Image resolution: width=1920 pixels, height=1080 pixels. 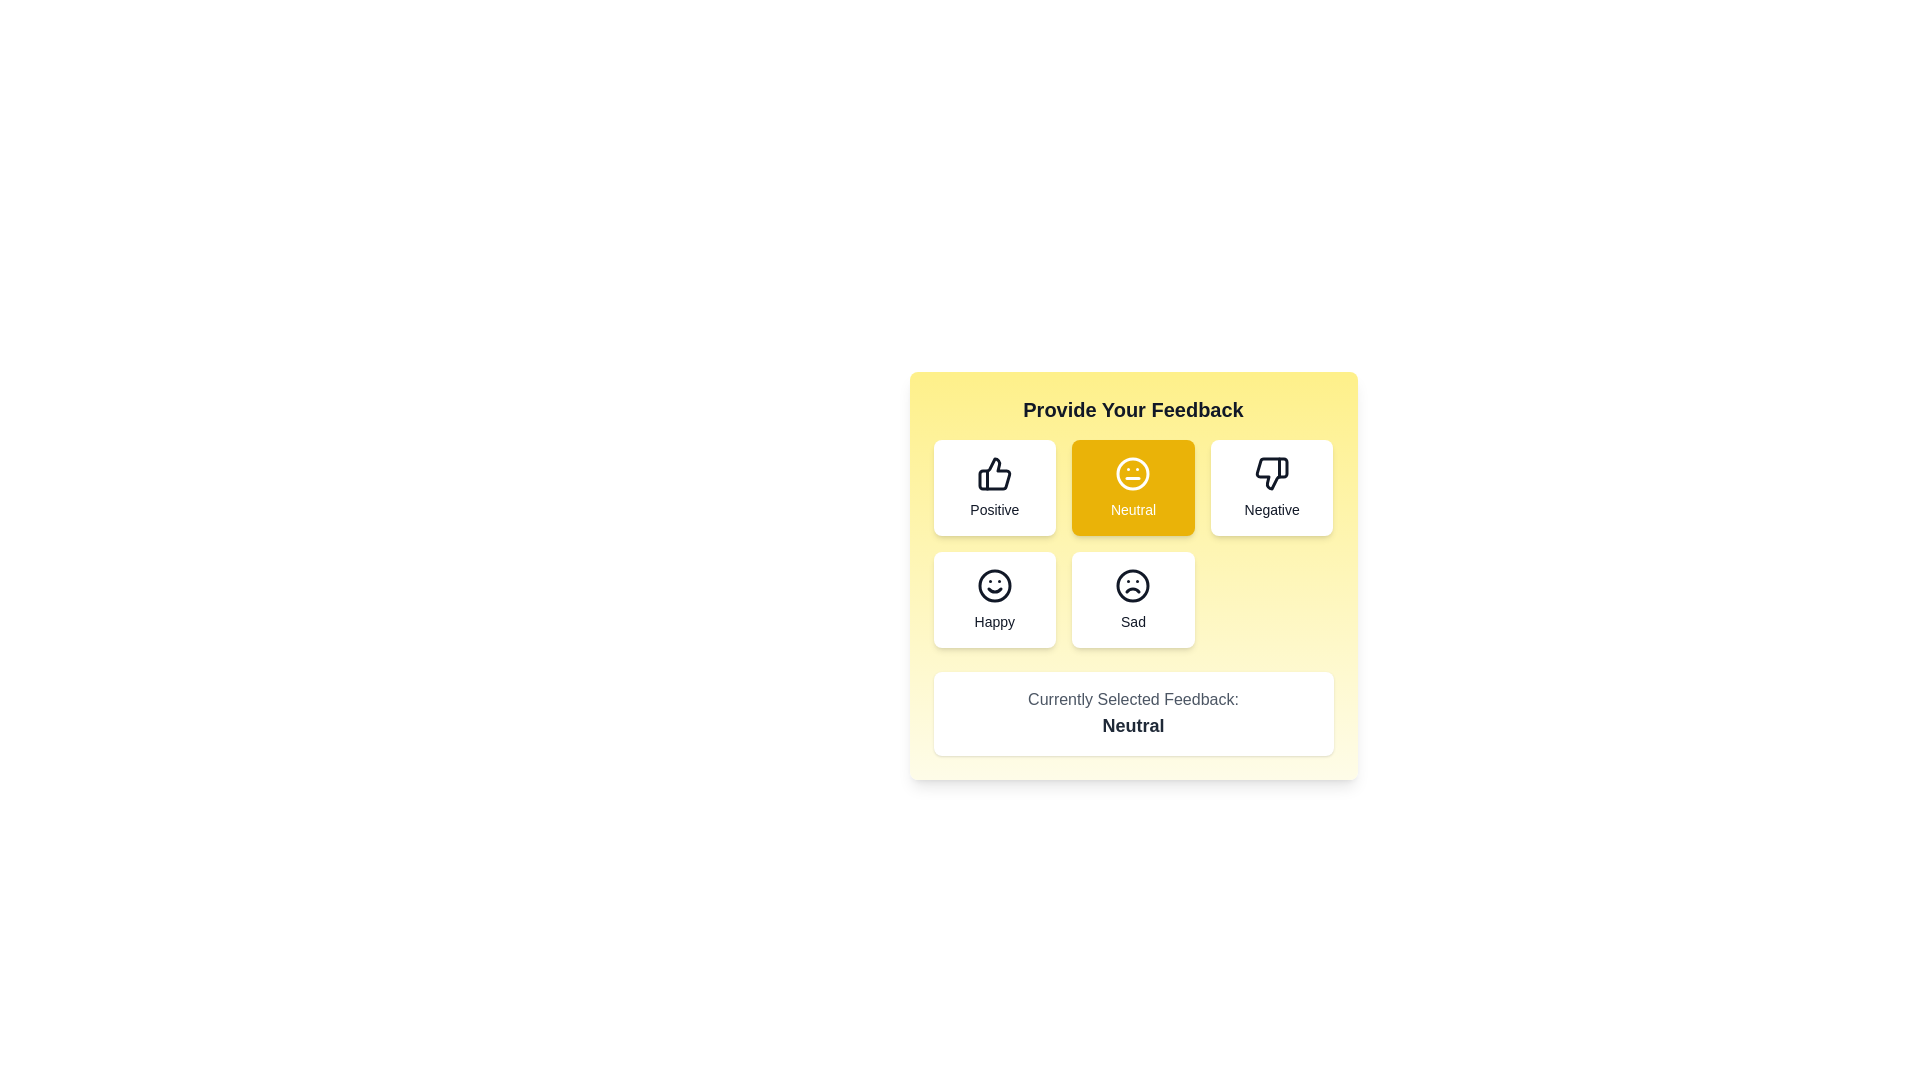 I want to click on the feedback option Negative by clicking on its button, so click(x=1271, y=488).